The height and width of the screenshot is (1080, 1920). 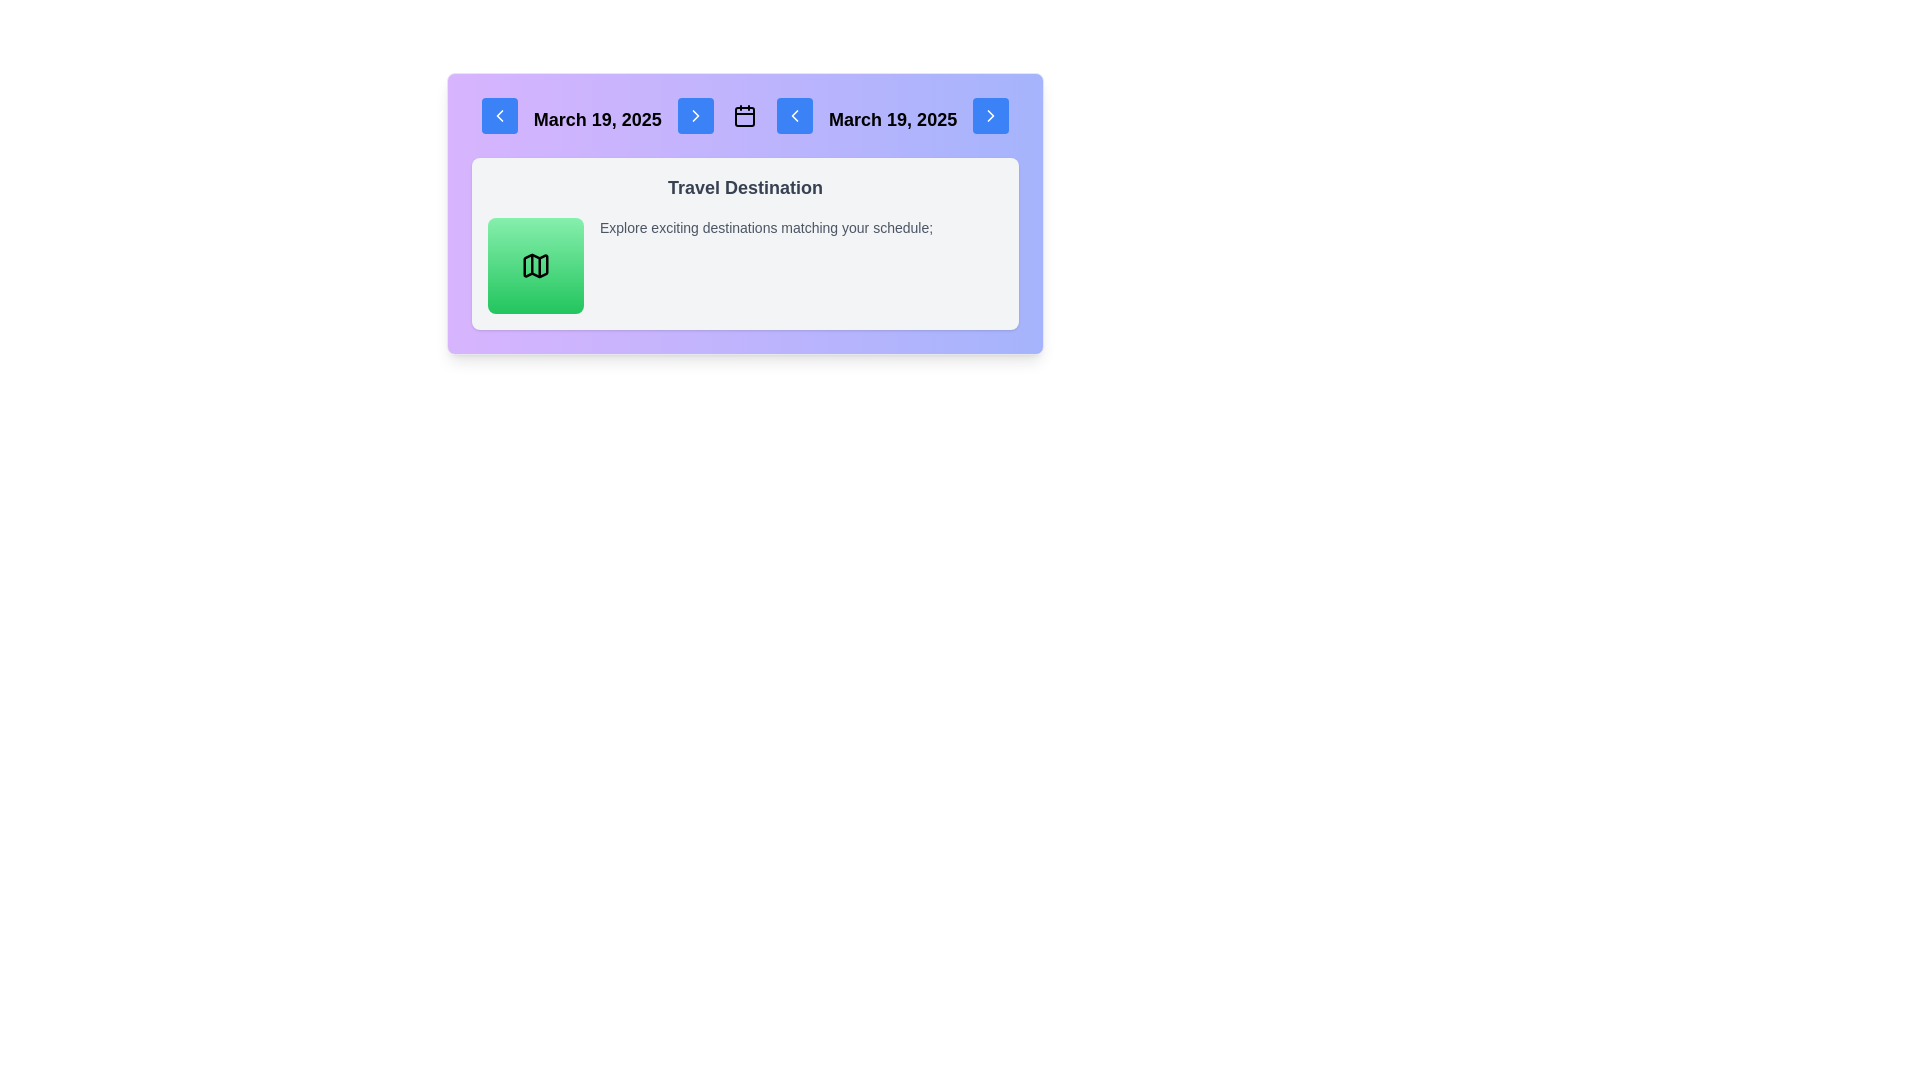 I want to click on the right chevron icon button with a blue background, located, so click(x=695, y=115).